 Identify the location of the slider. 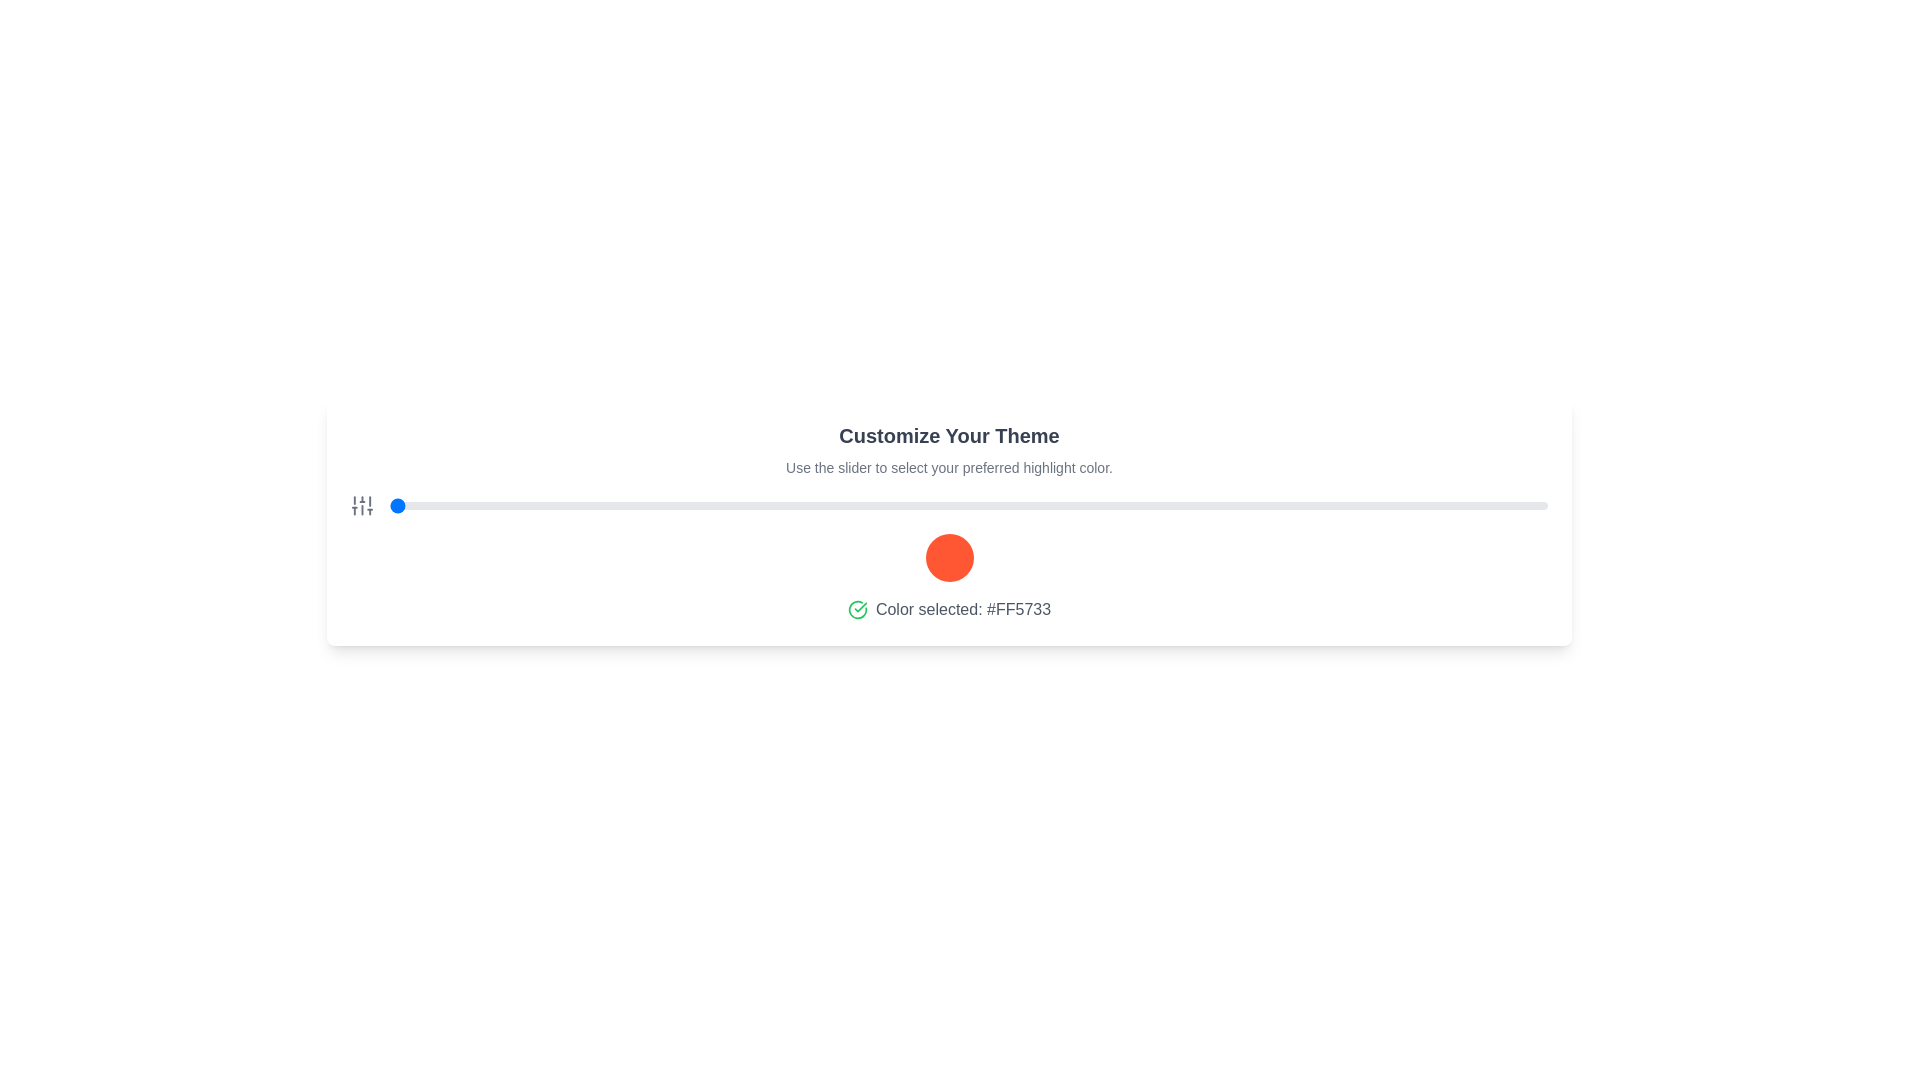
(1424, 504).